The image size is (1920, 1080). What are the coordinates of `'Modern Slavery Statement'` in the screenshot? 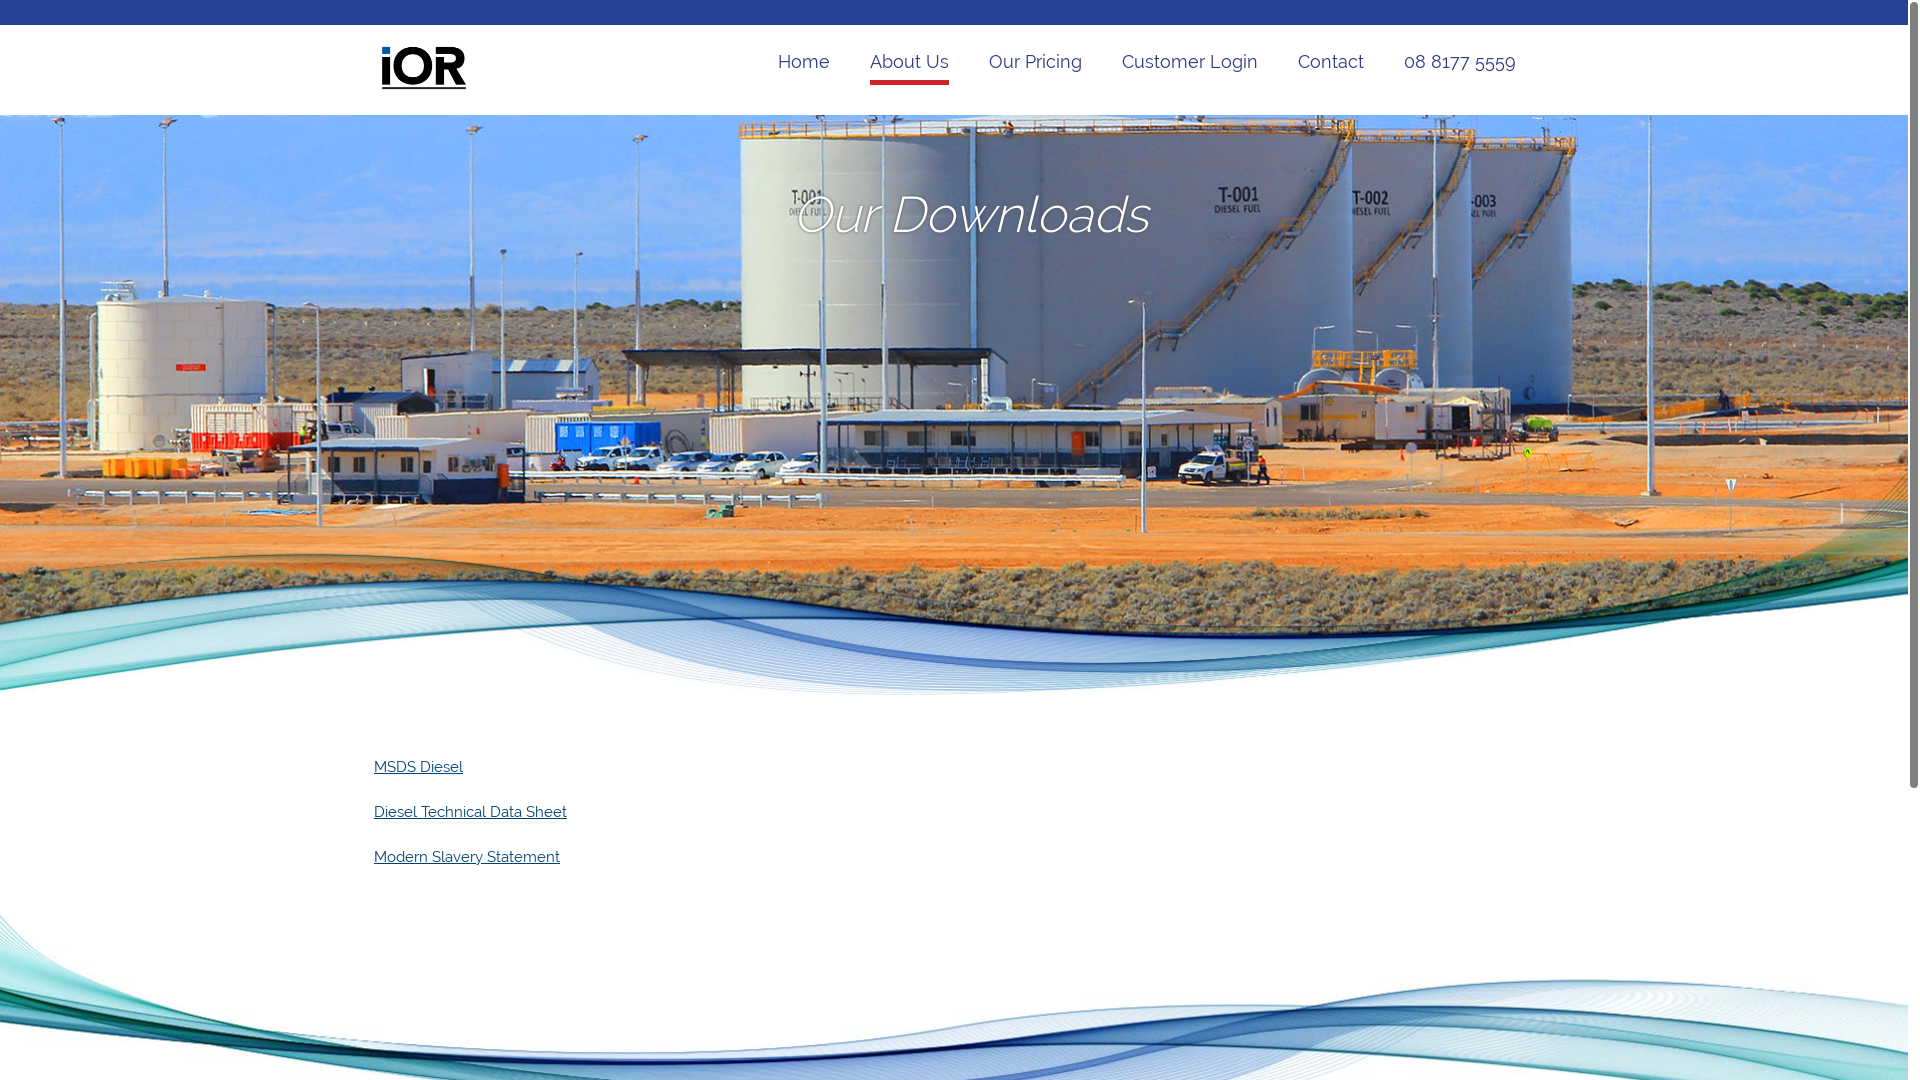 It's located at (465, 855).